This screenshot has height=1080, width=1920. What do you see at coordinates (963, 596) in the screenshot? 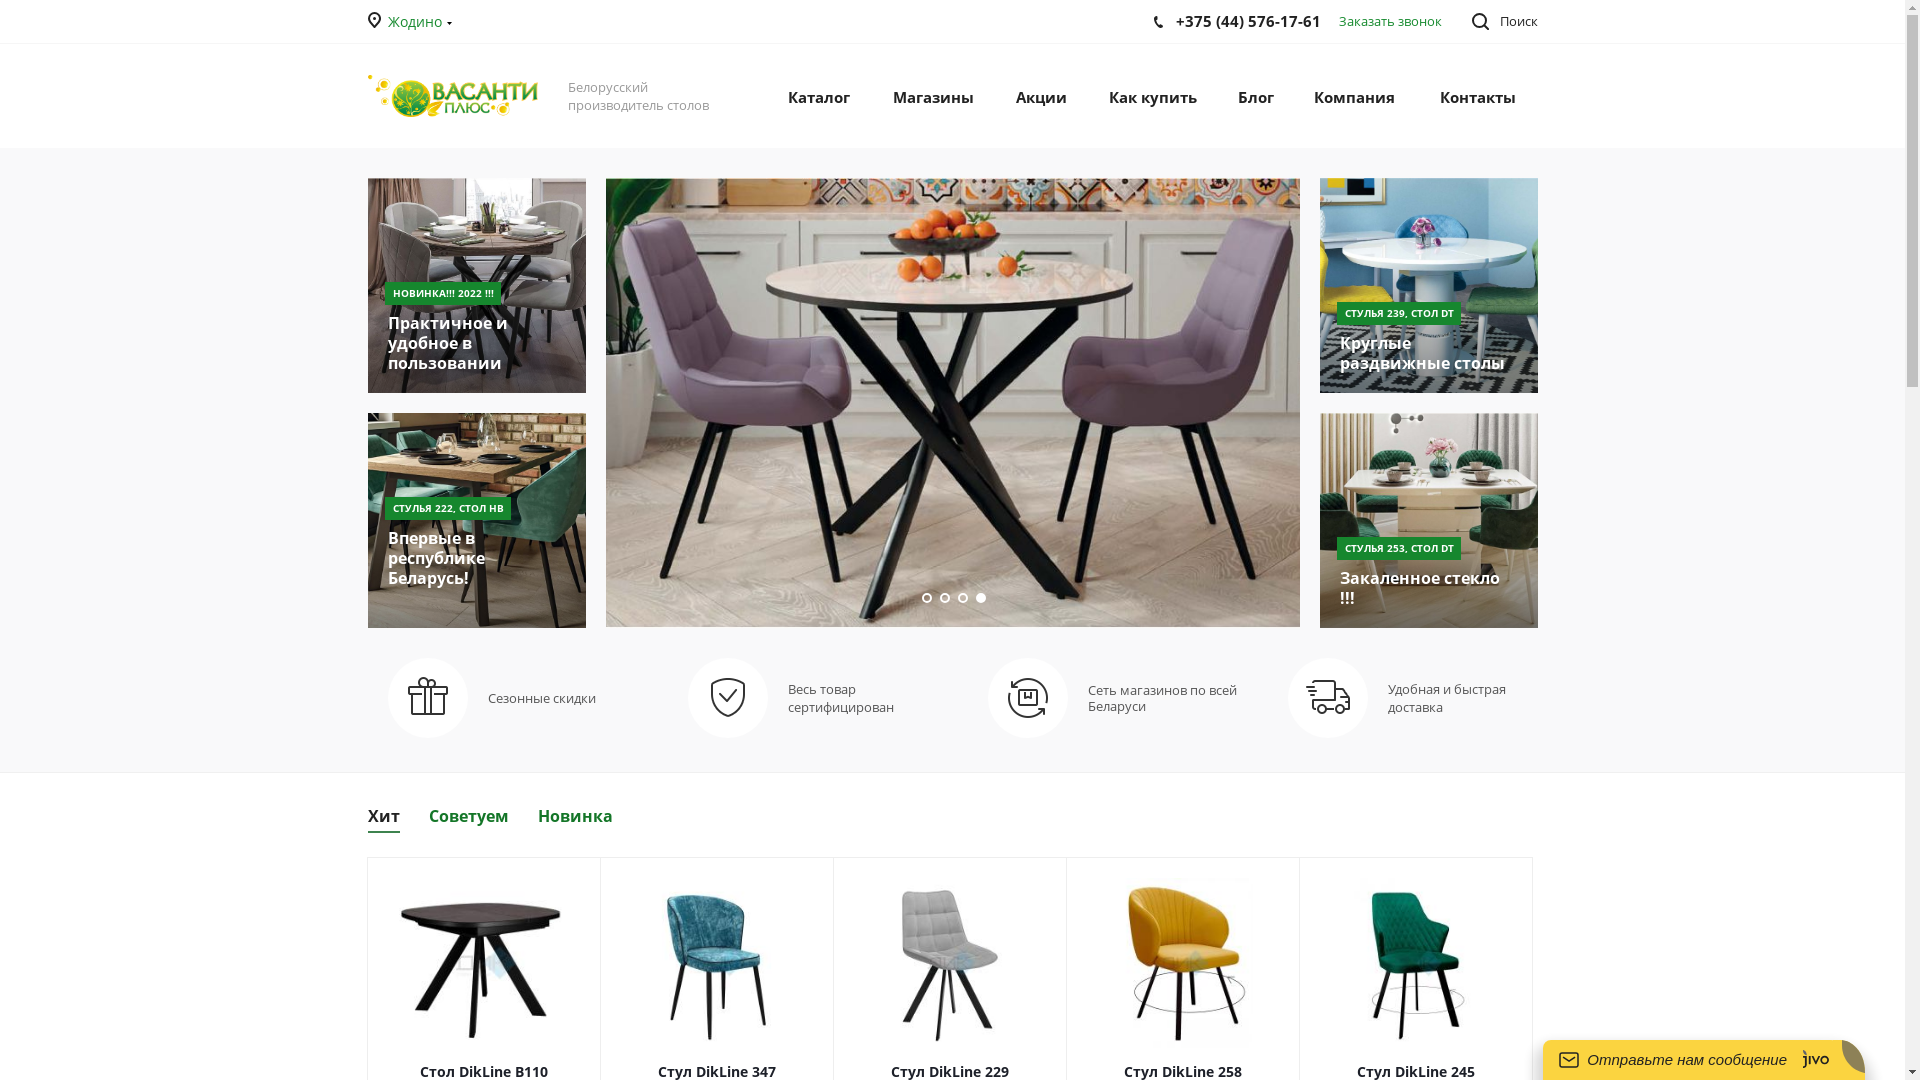
I see `'3'` at bounding box center [963, 596].